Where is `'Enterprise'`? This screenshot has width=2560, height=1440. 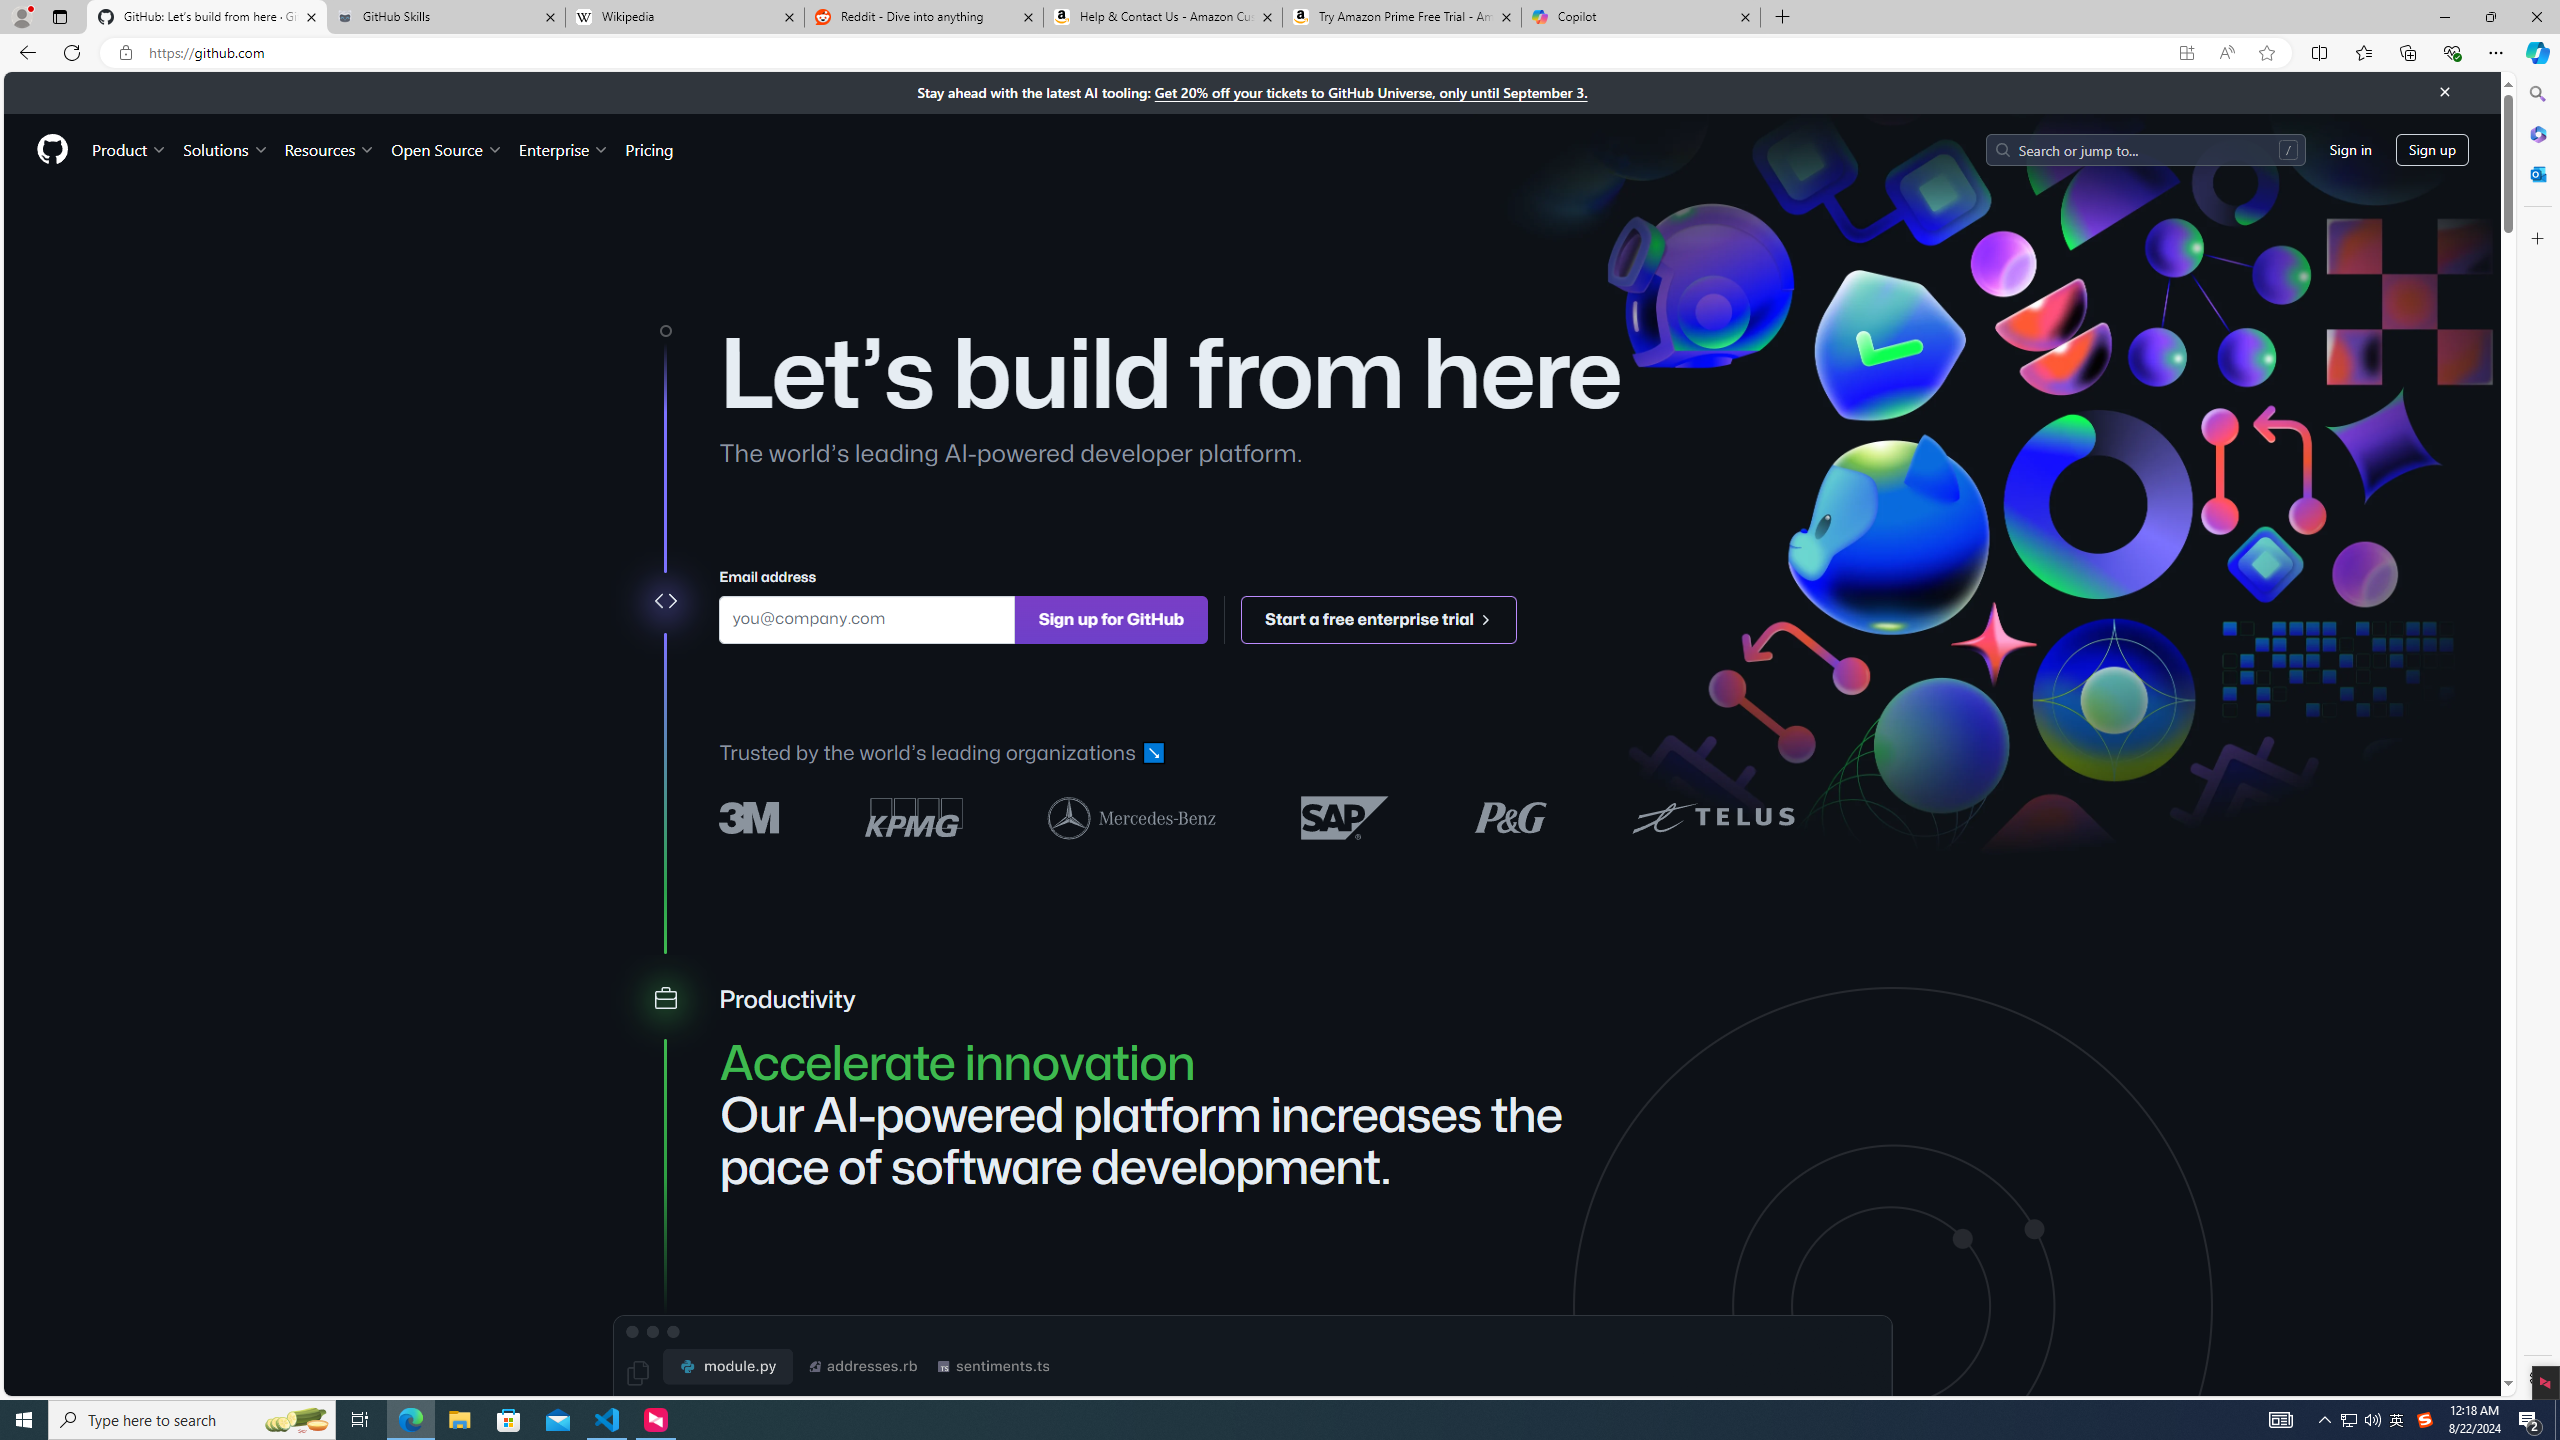
'Enterprise' is located at coordinates (562, 149).